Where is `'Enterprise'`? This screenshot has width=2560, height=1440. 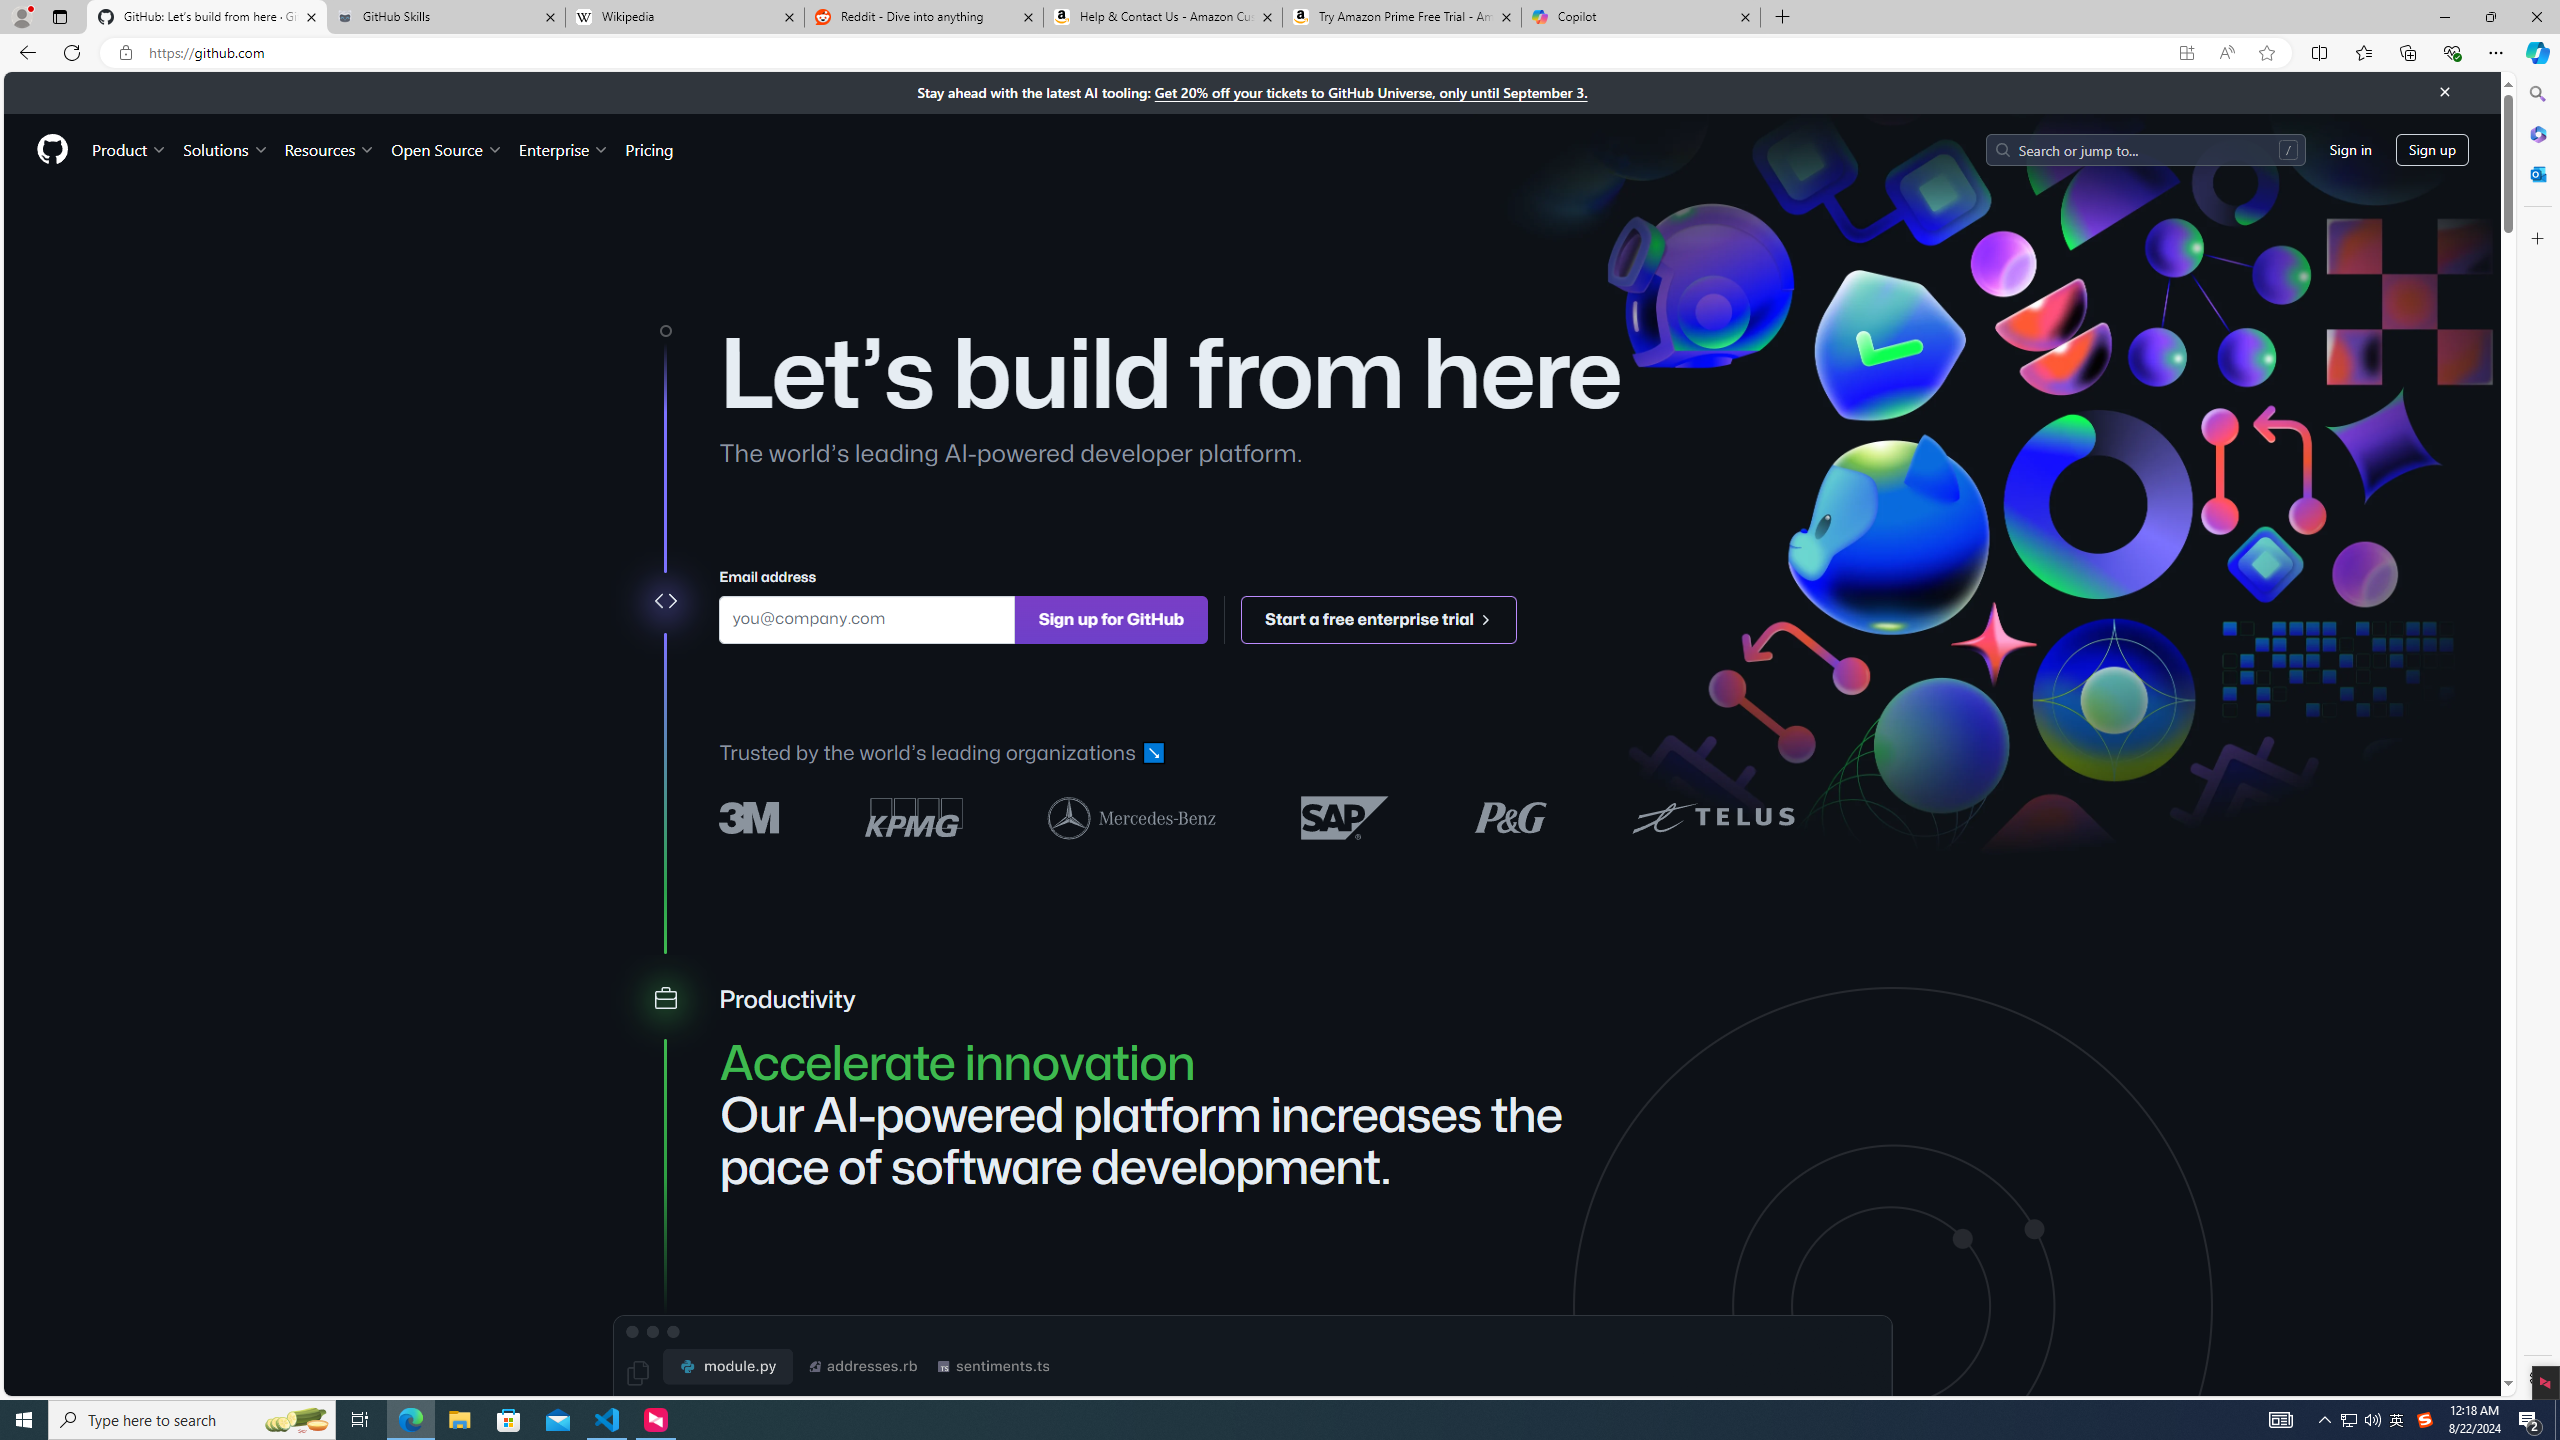
'Enterprise' is located at coordinates (562, 149).